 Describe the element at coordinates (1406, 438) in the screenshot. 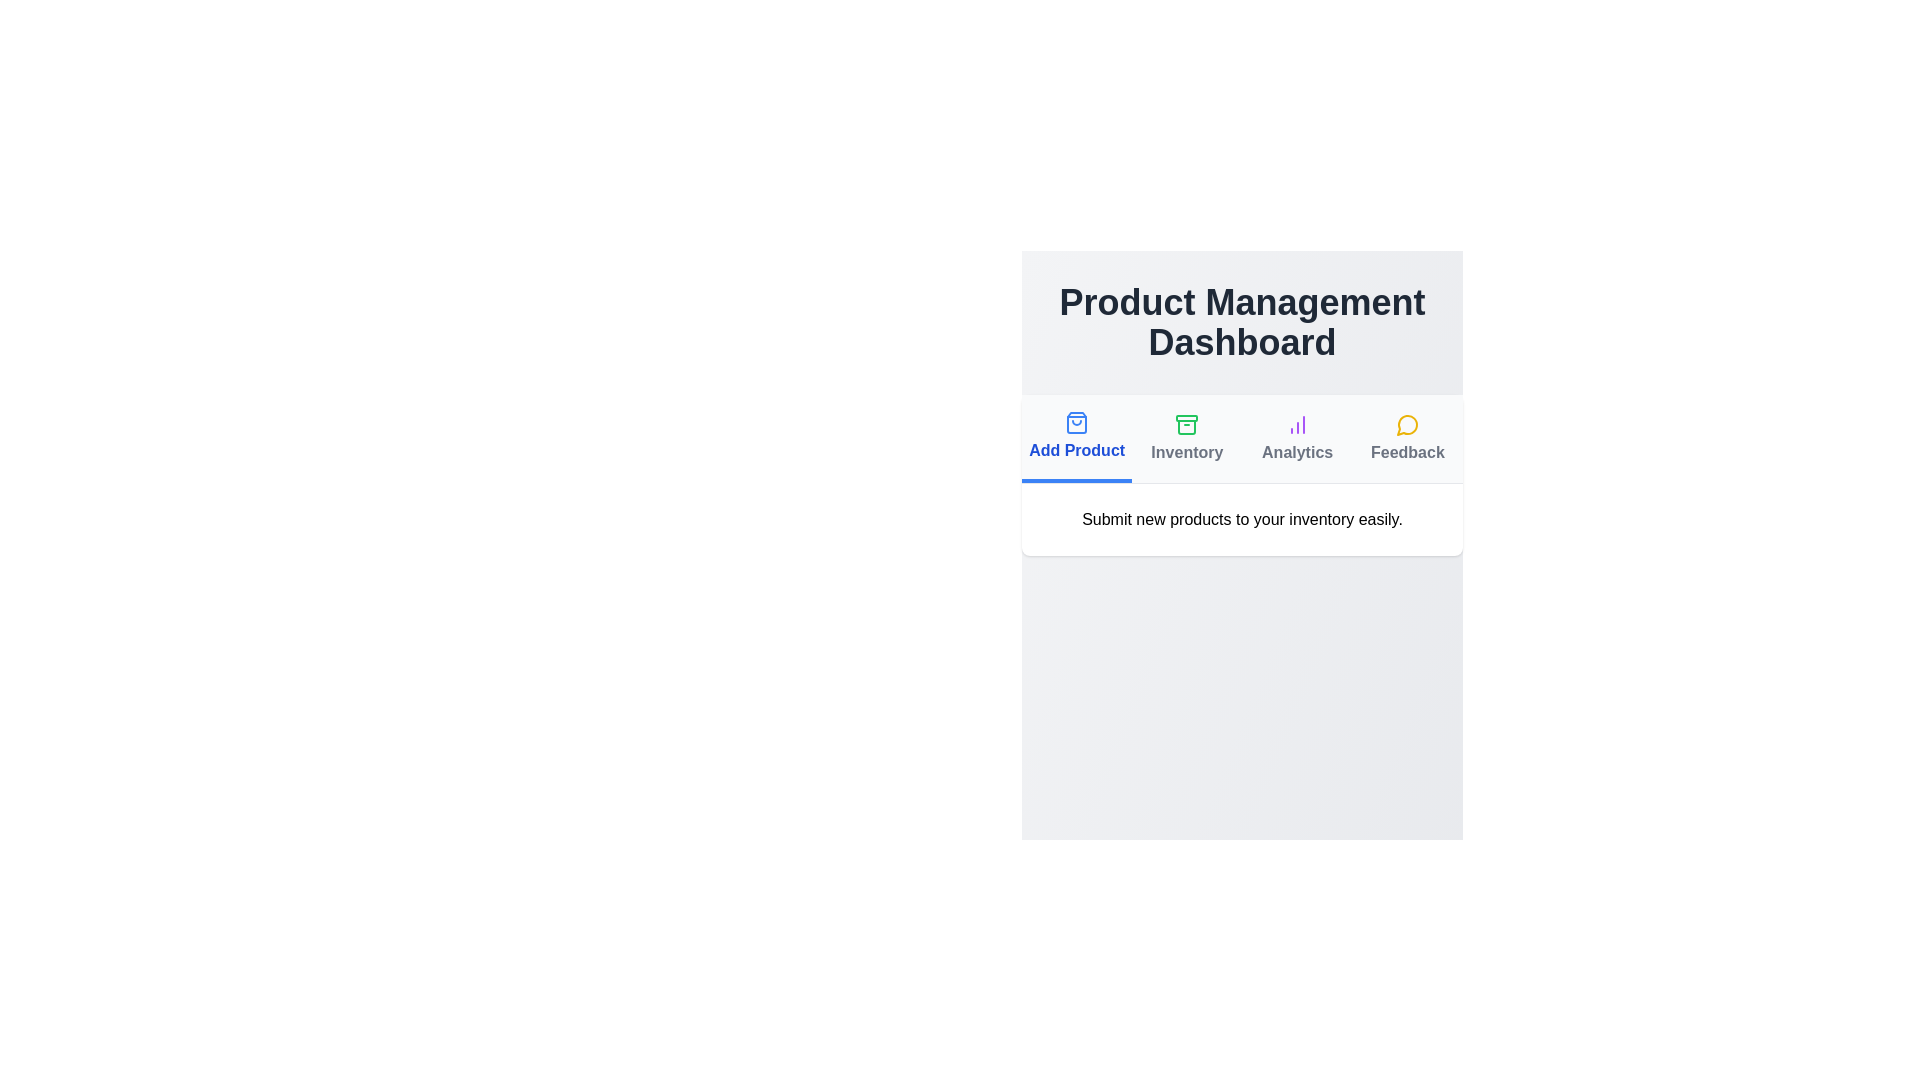

I see `the yellow outlined speech bubble button labeled 'Feedback' located in the top navigation bar` at that location.